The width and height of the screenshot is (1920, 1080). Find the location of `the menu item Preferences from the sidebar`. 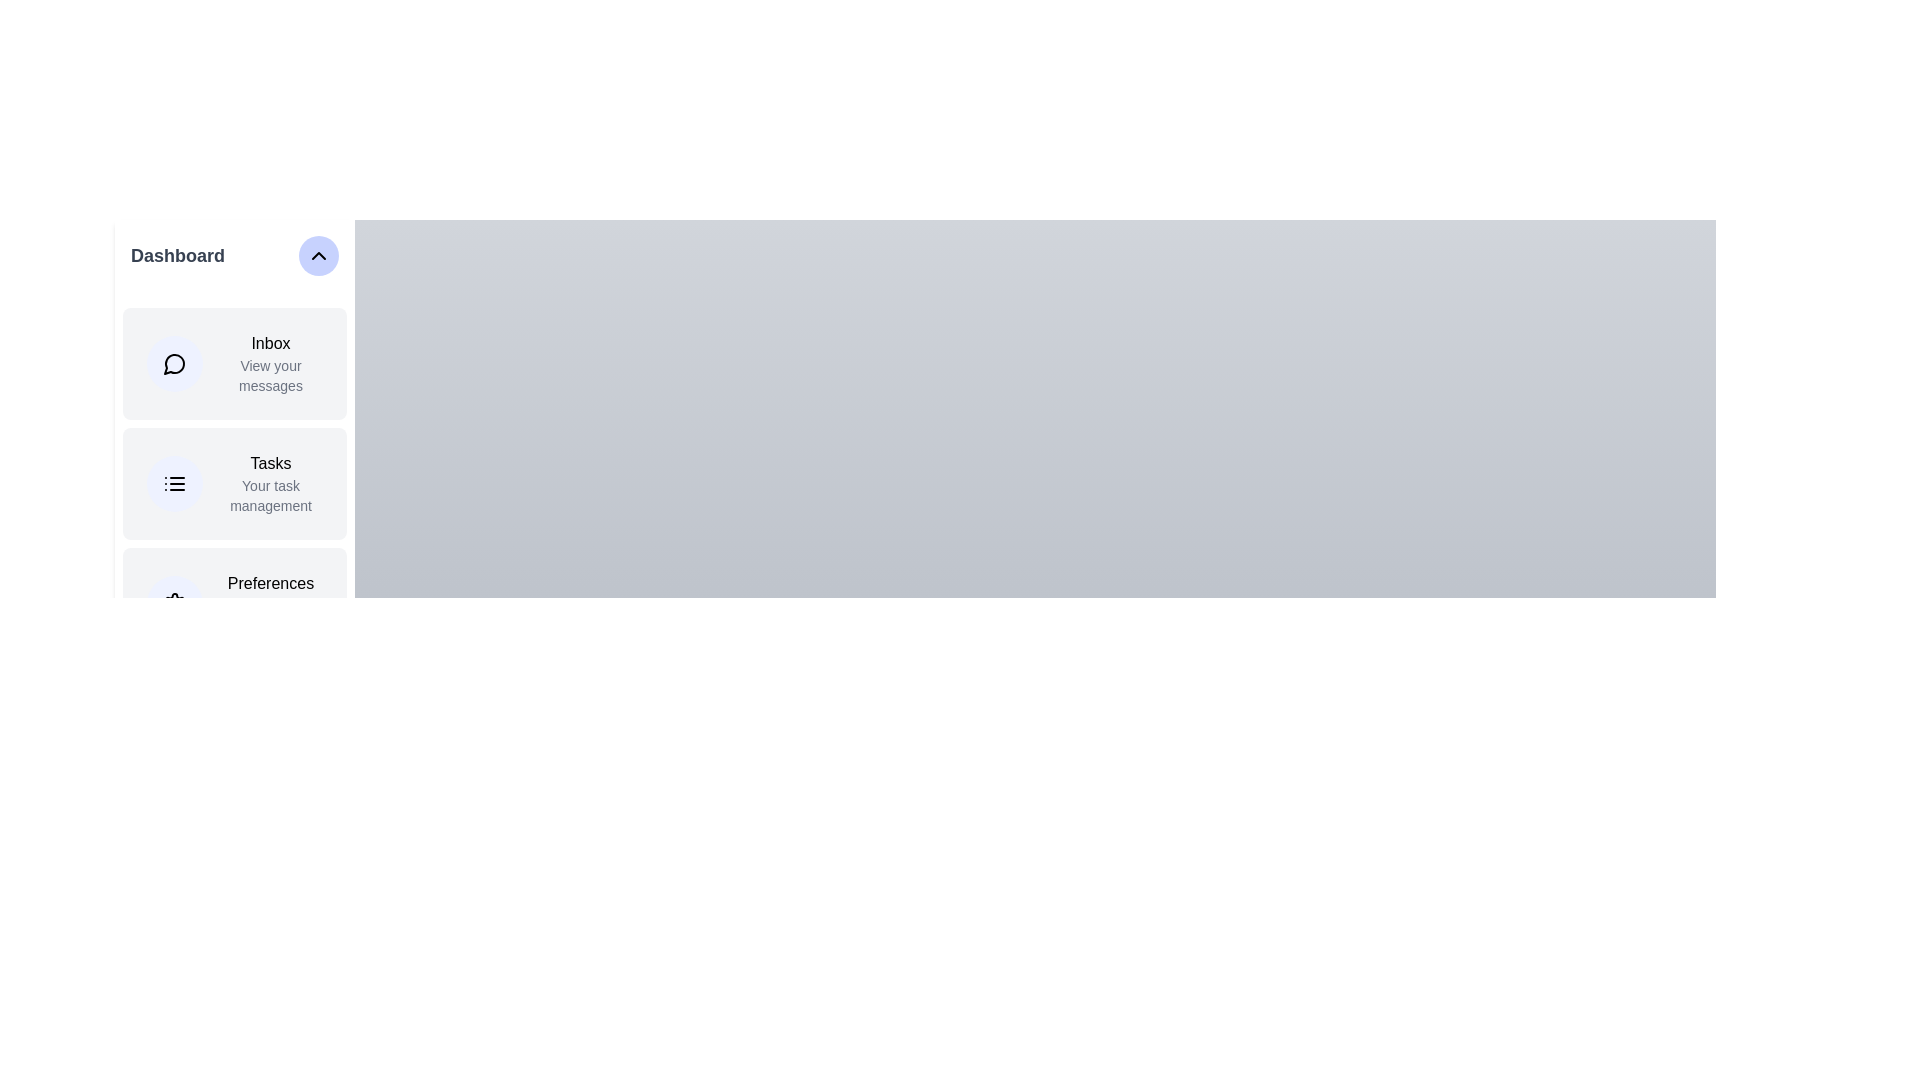

the menu item Preferences from the sidebar is located at coordinates (235, 603).